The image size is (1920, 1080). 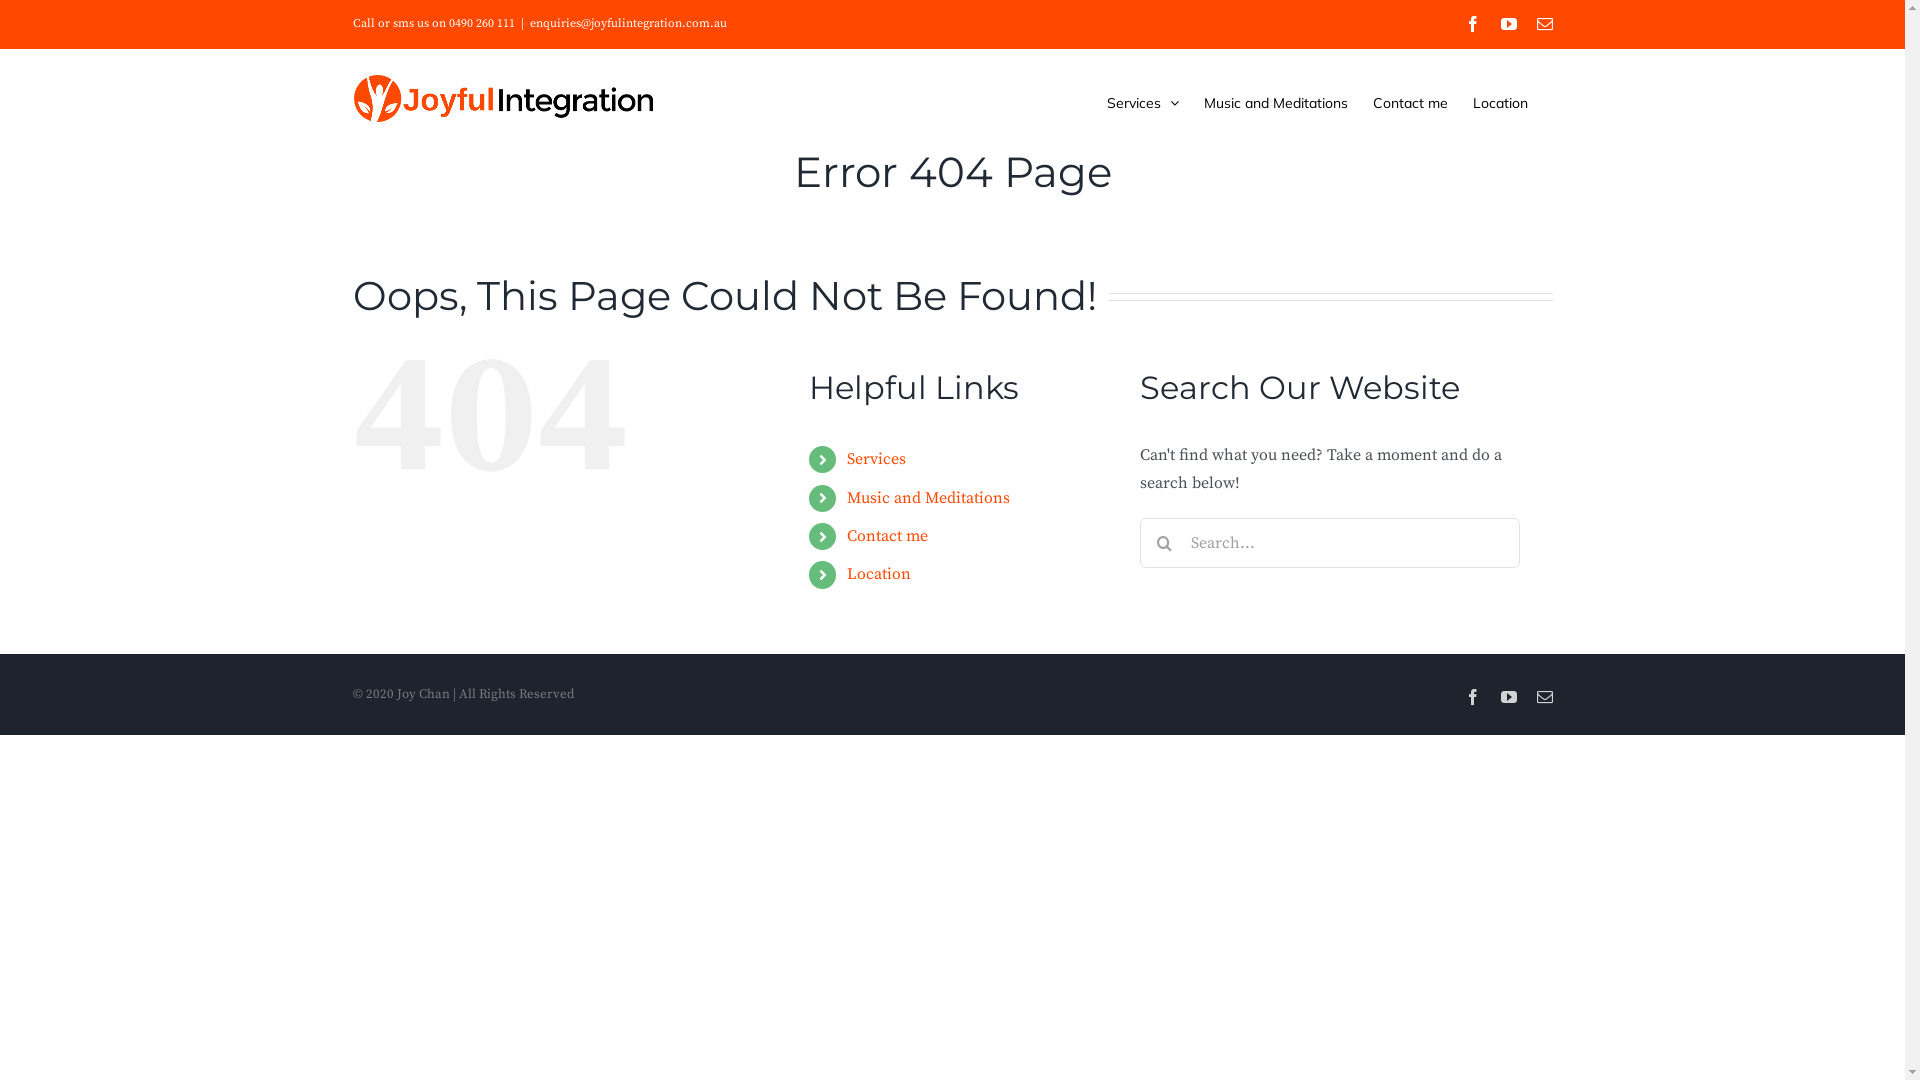 What do you see at coordinates (1543, 23) in the screenshot?
I see `'Email'` at bounding box center [1543, 23].